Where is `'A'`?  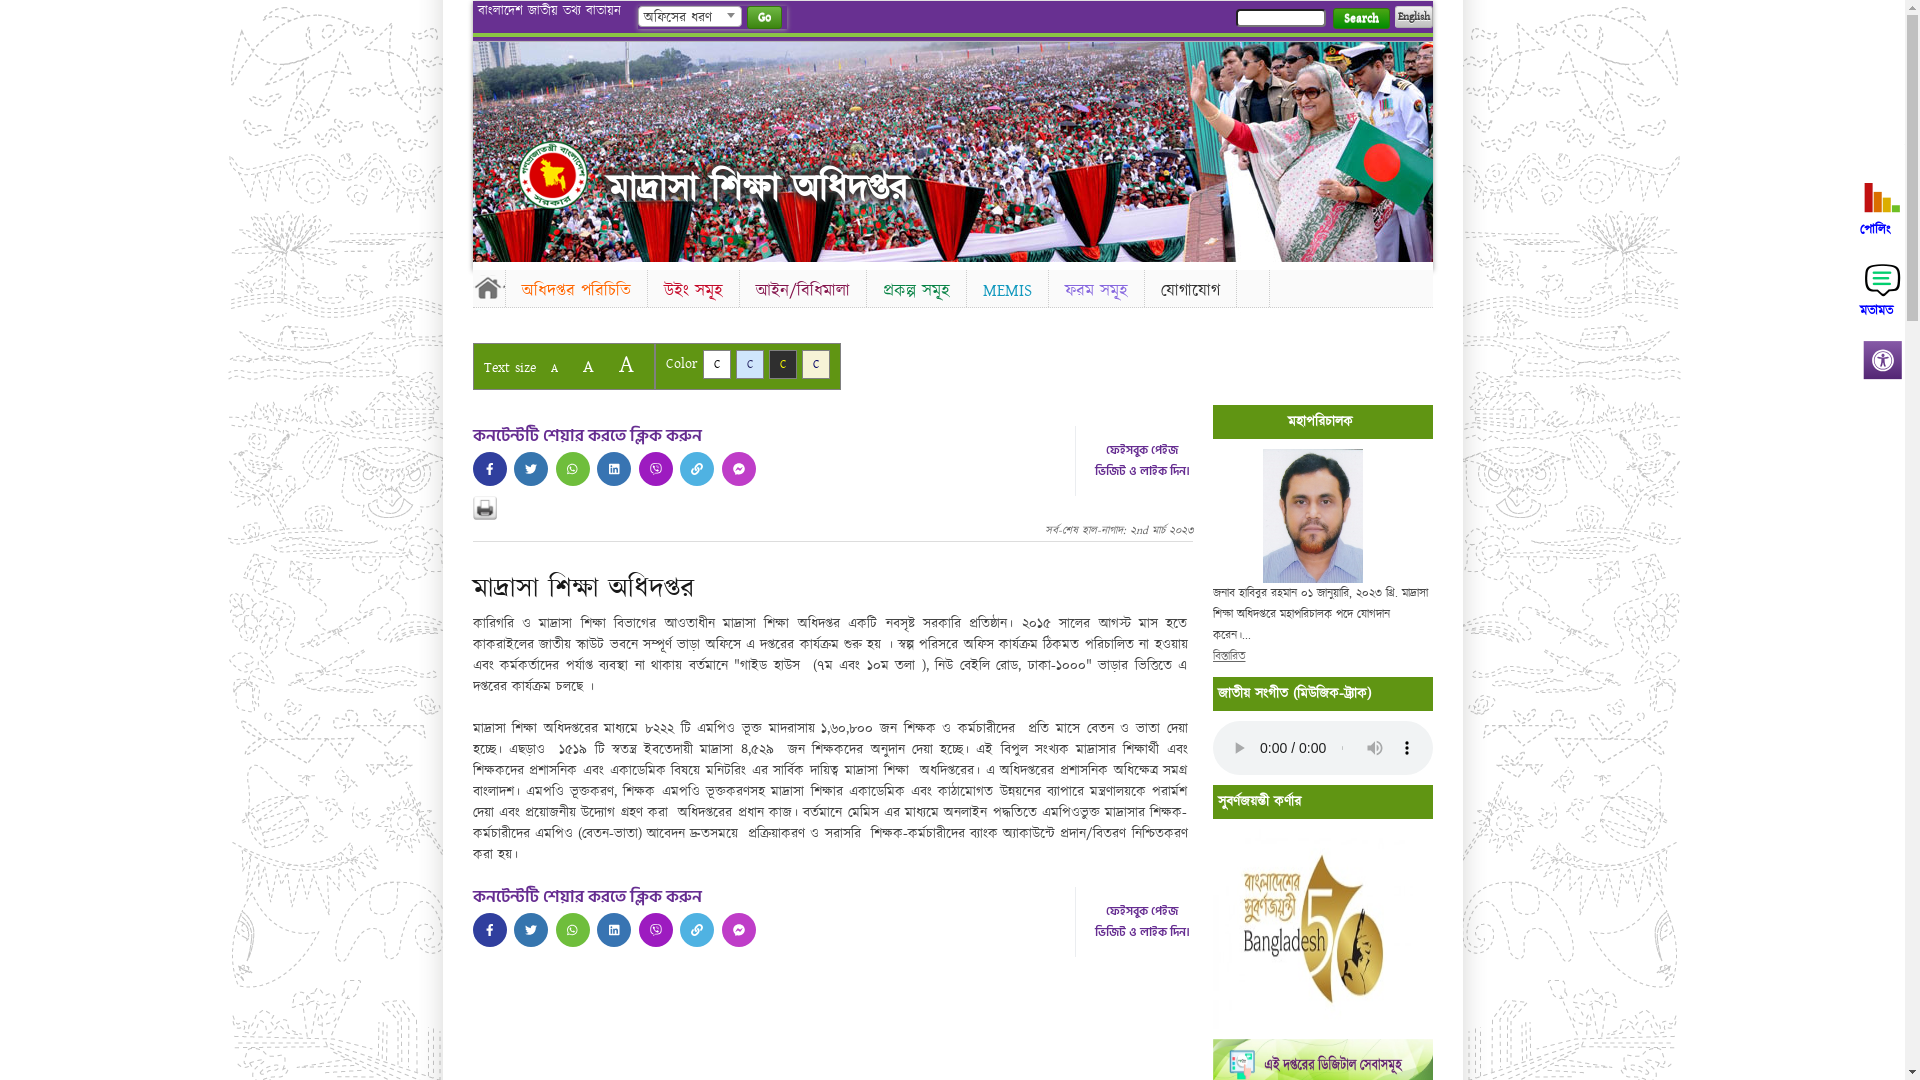 'A' is located at coordinates (624, 364).